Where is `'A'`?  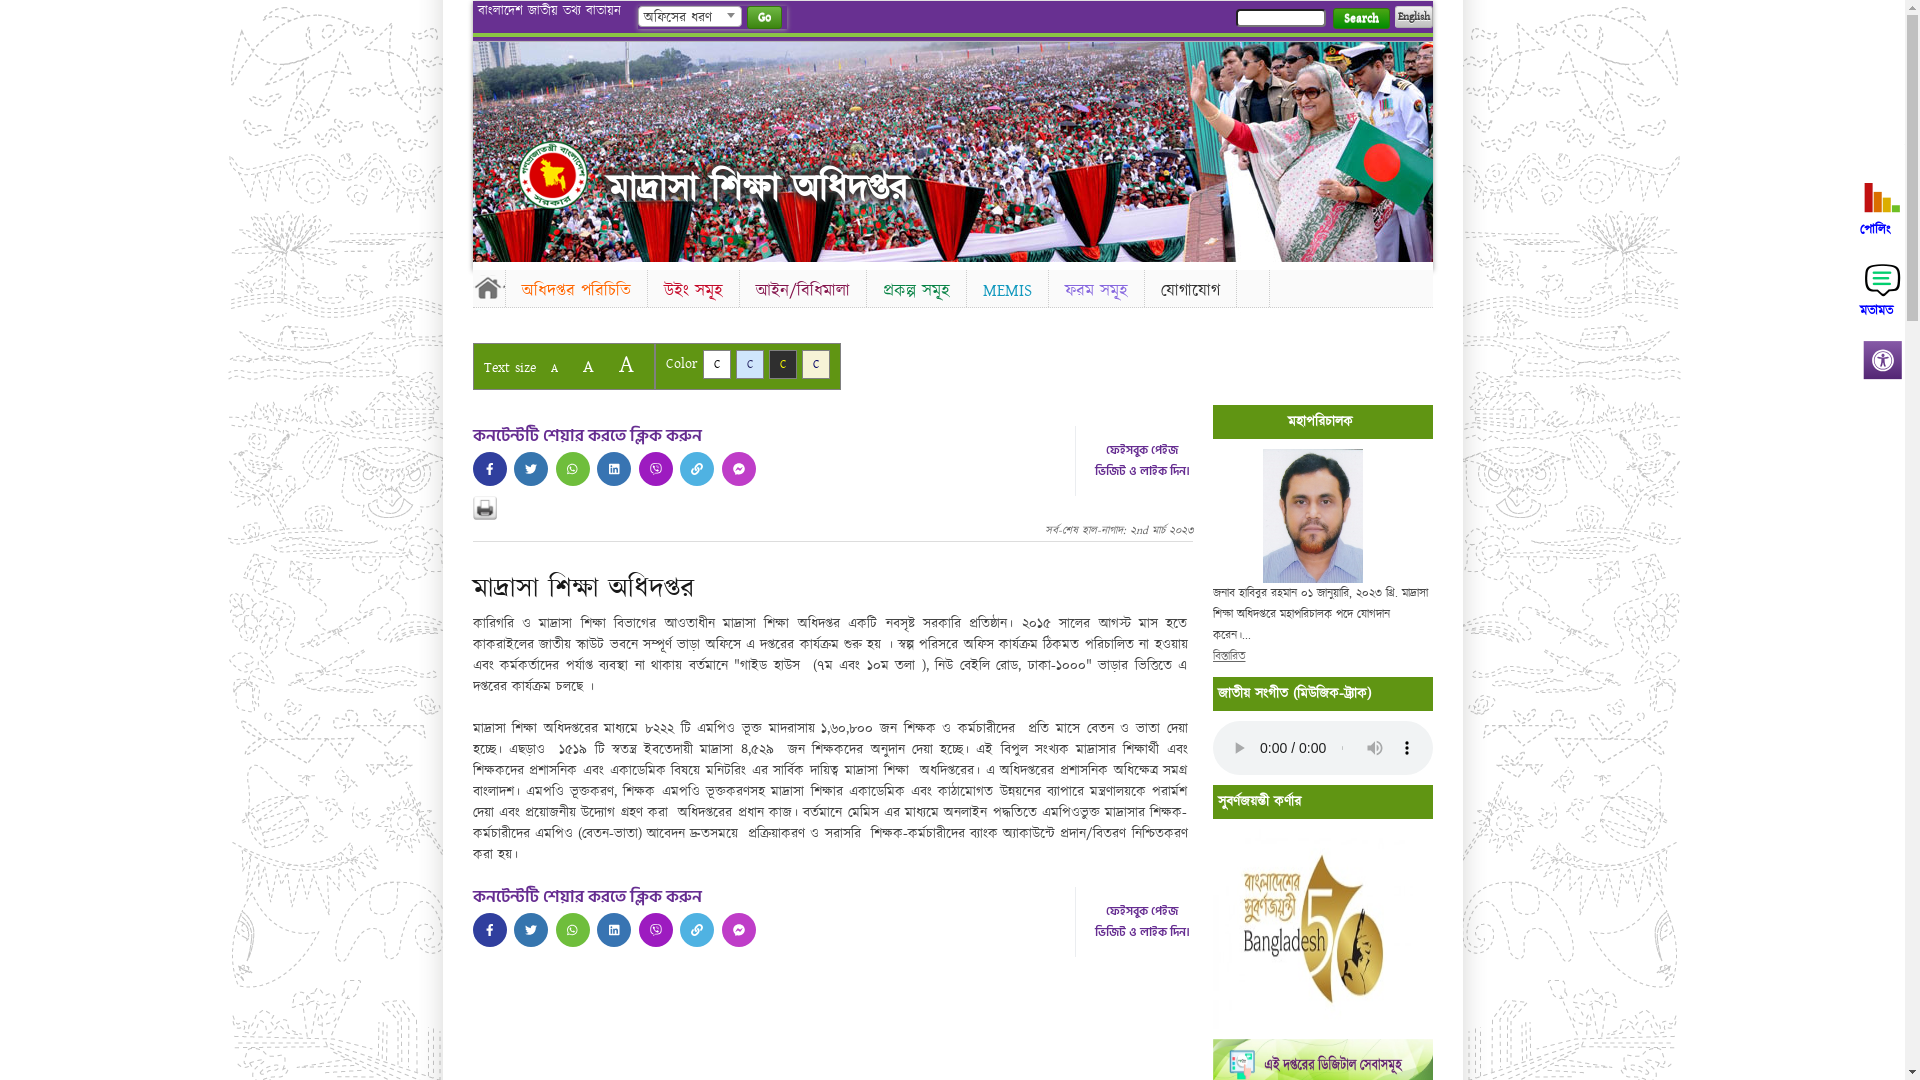 'A' is located at coordinates (624, 364).